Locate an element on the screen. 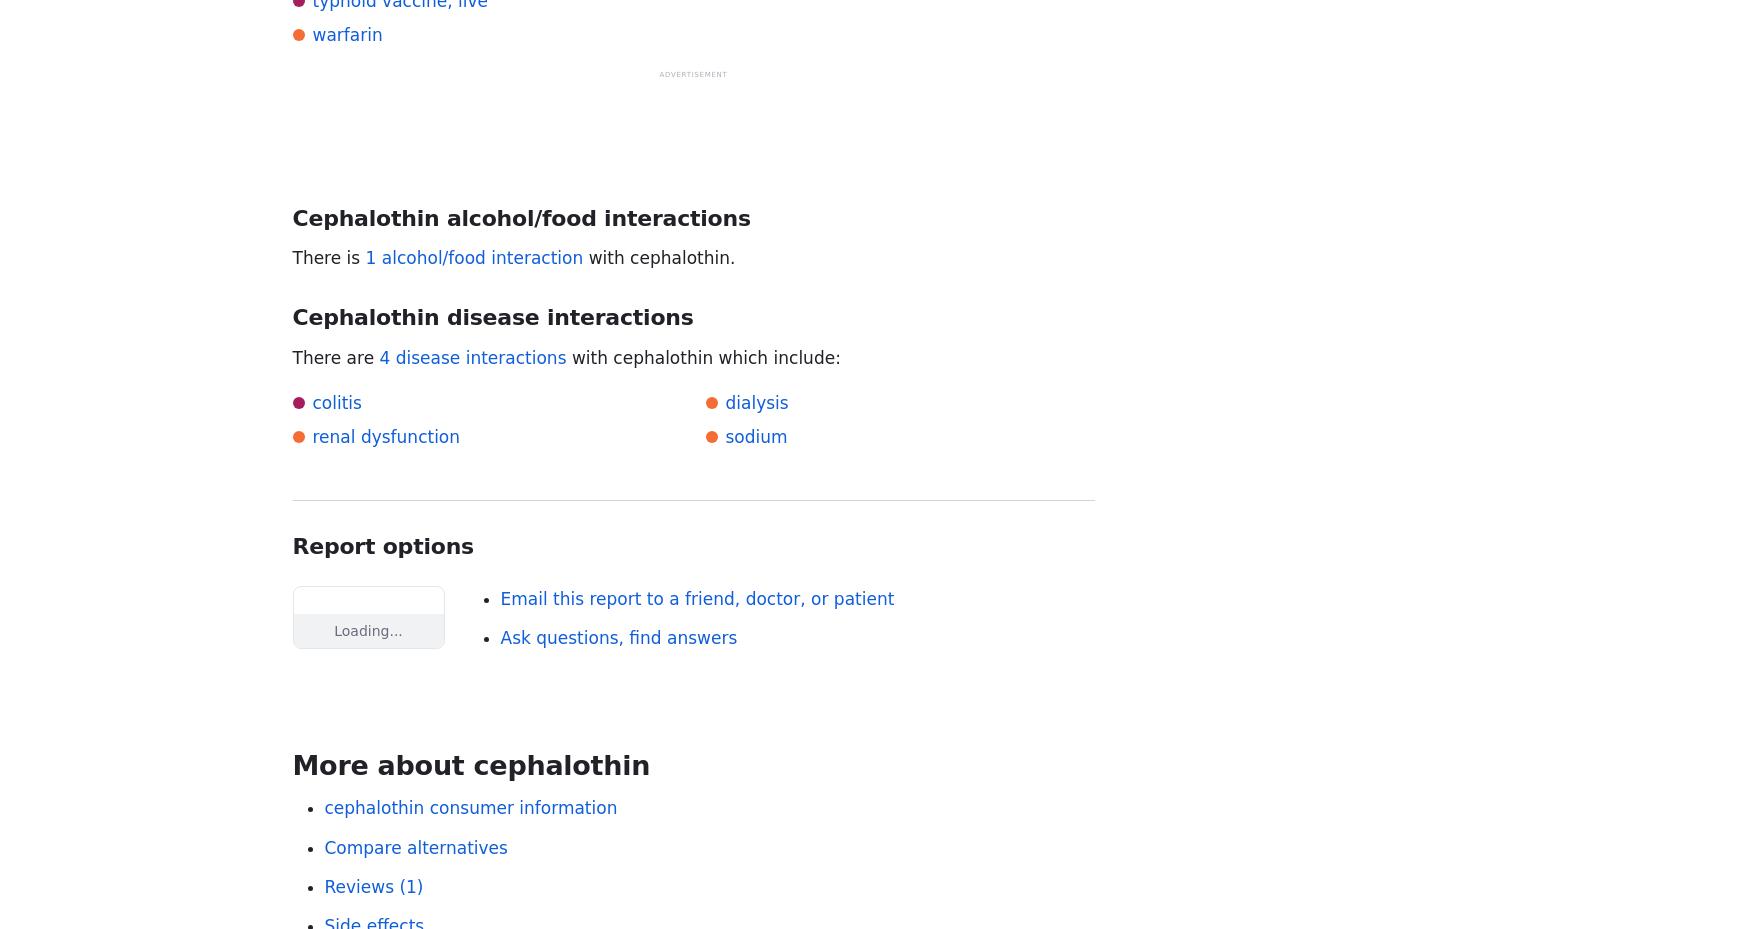 The image size is (1753, 929). 'Cephalothin disease interactions' is located at coordinates (492, 317).